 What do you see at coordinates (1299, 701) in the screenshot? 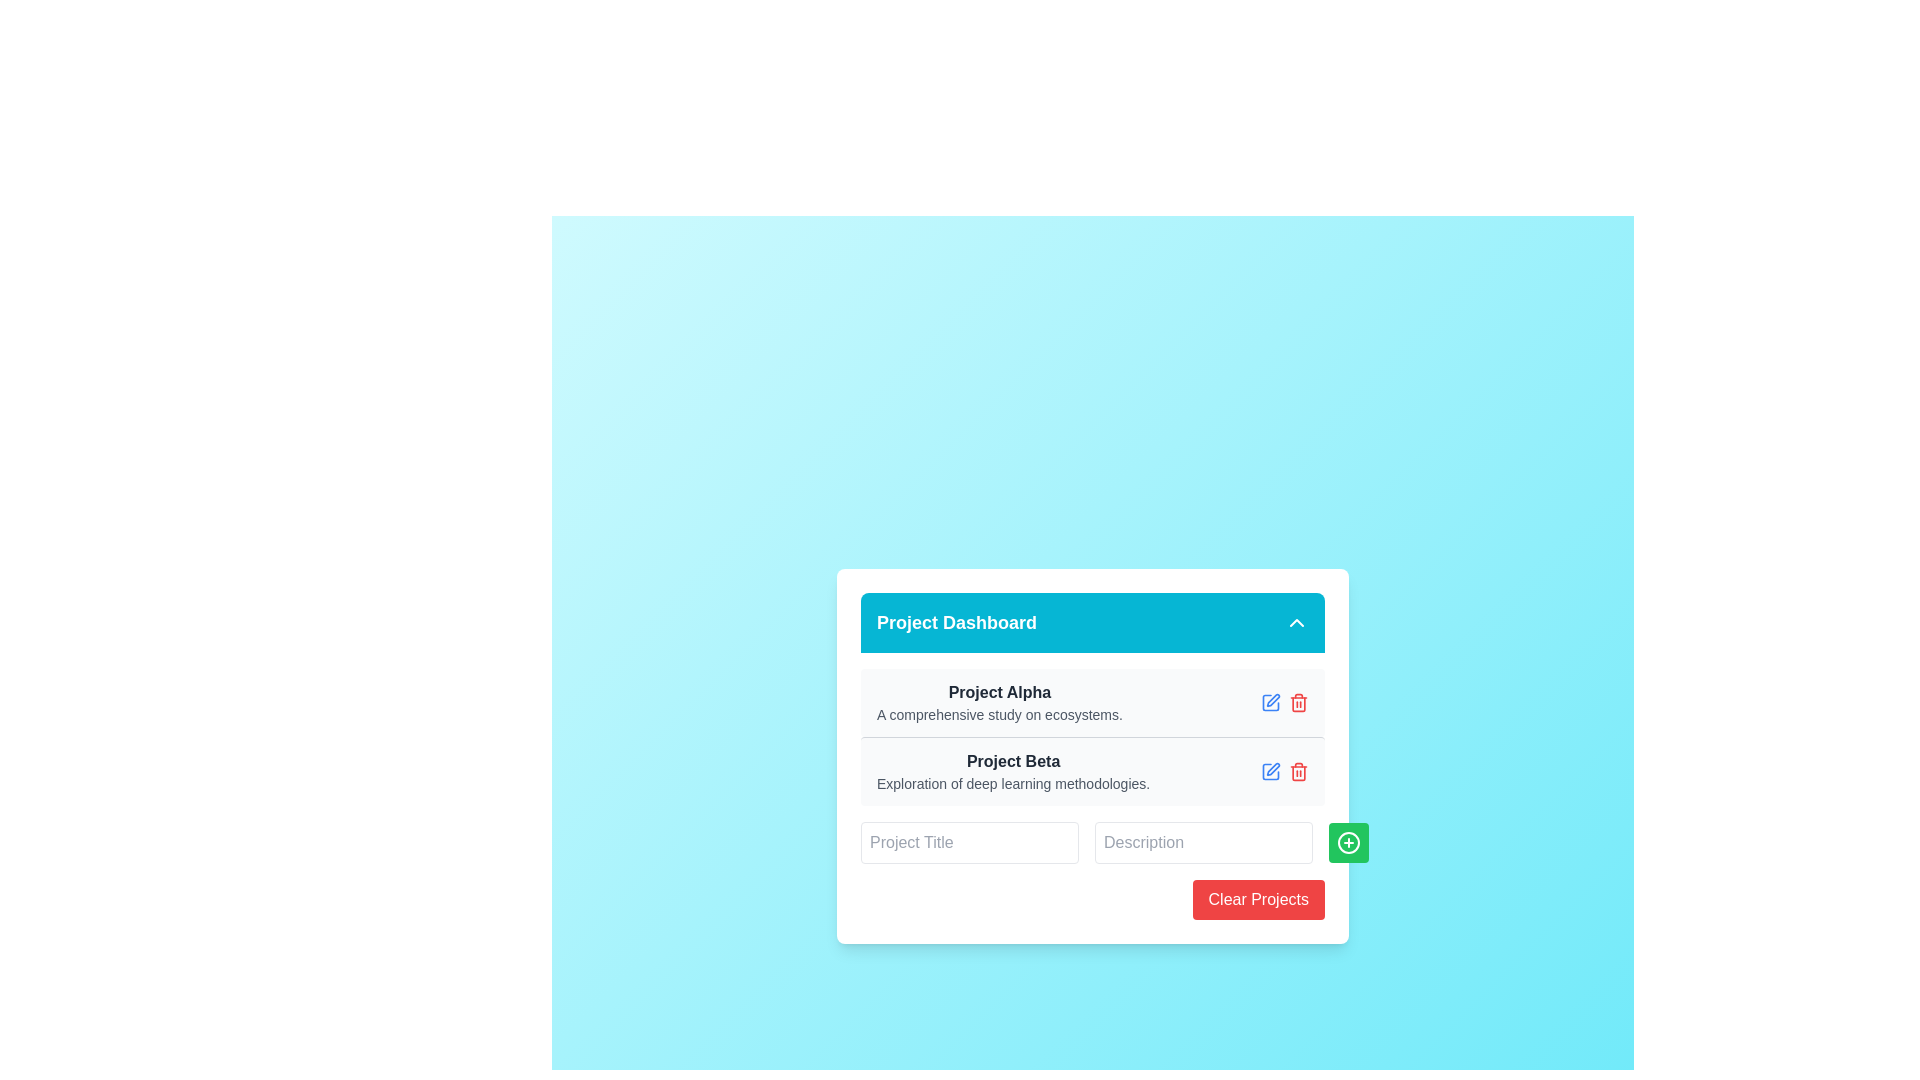
I see `the delete button located to the right of the 'Project Beta' entry in the 'Project Dashboard' interface` at bounding box center [1299, 701].